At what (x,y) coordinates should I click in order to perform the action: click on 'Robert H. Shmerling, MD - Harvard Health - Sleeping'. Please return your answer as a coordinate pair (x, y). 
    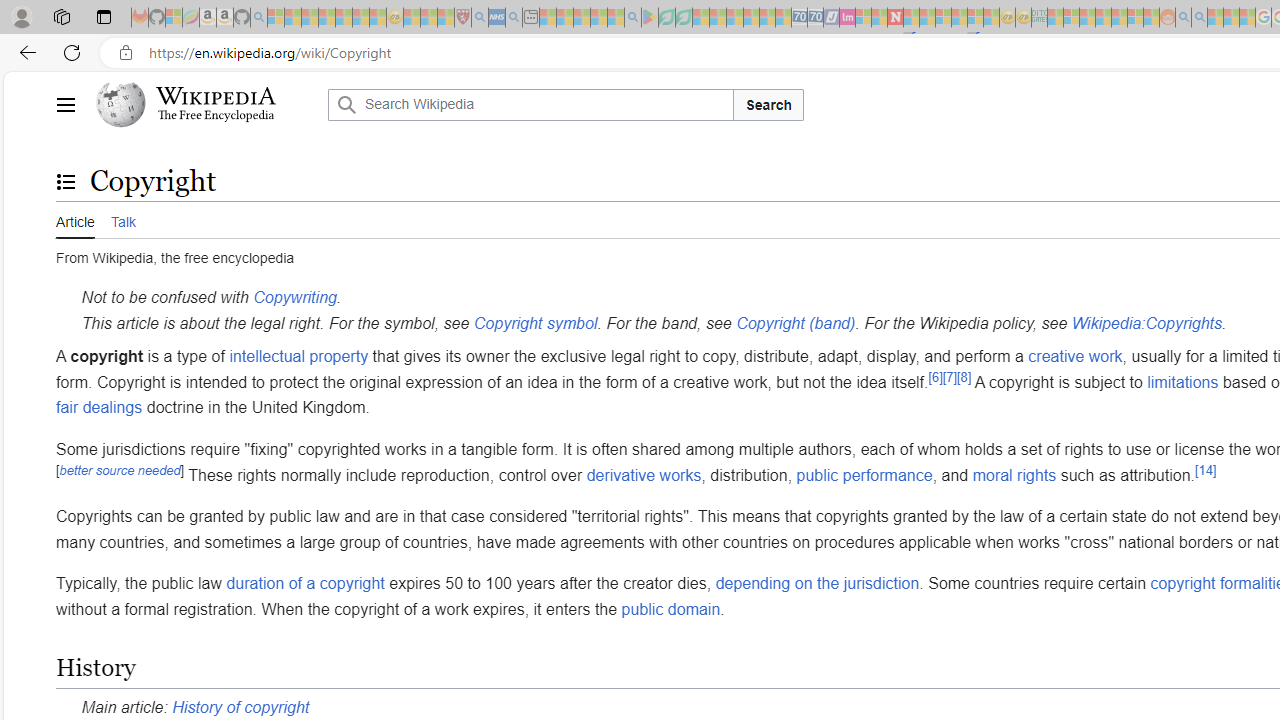
    Looking at the image, I should click on (461, 17).